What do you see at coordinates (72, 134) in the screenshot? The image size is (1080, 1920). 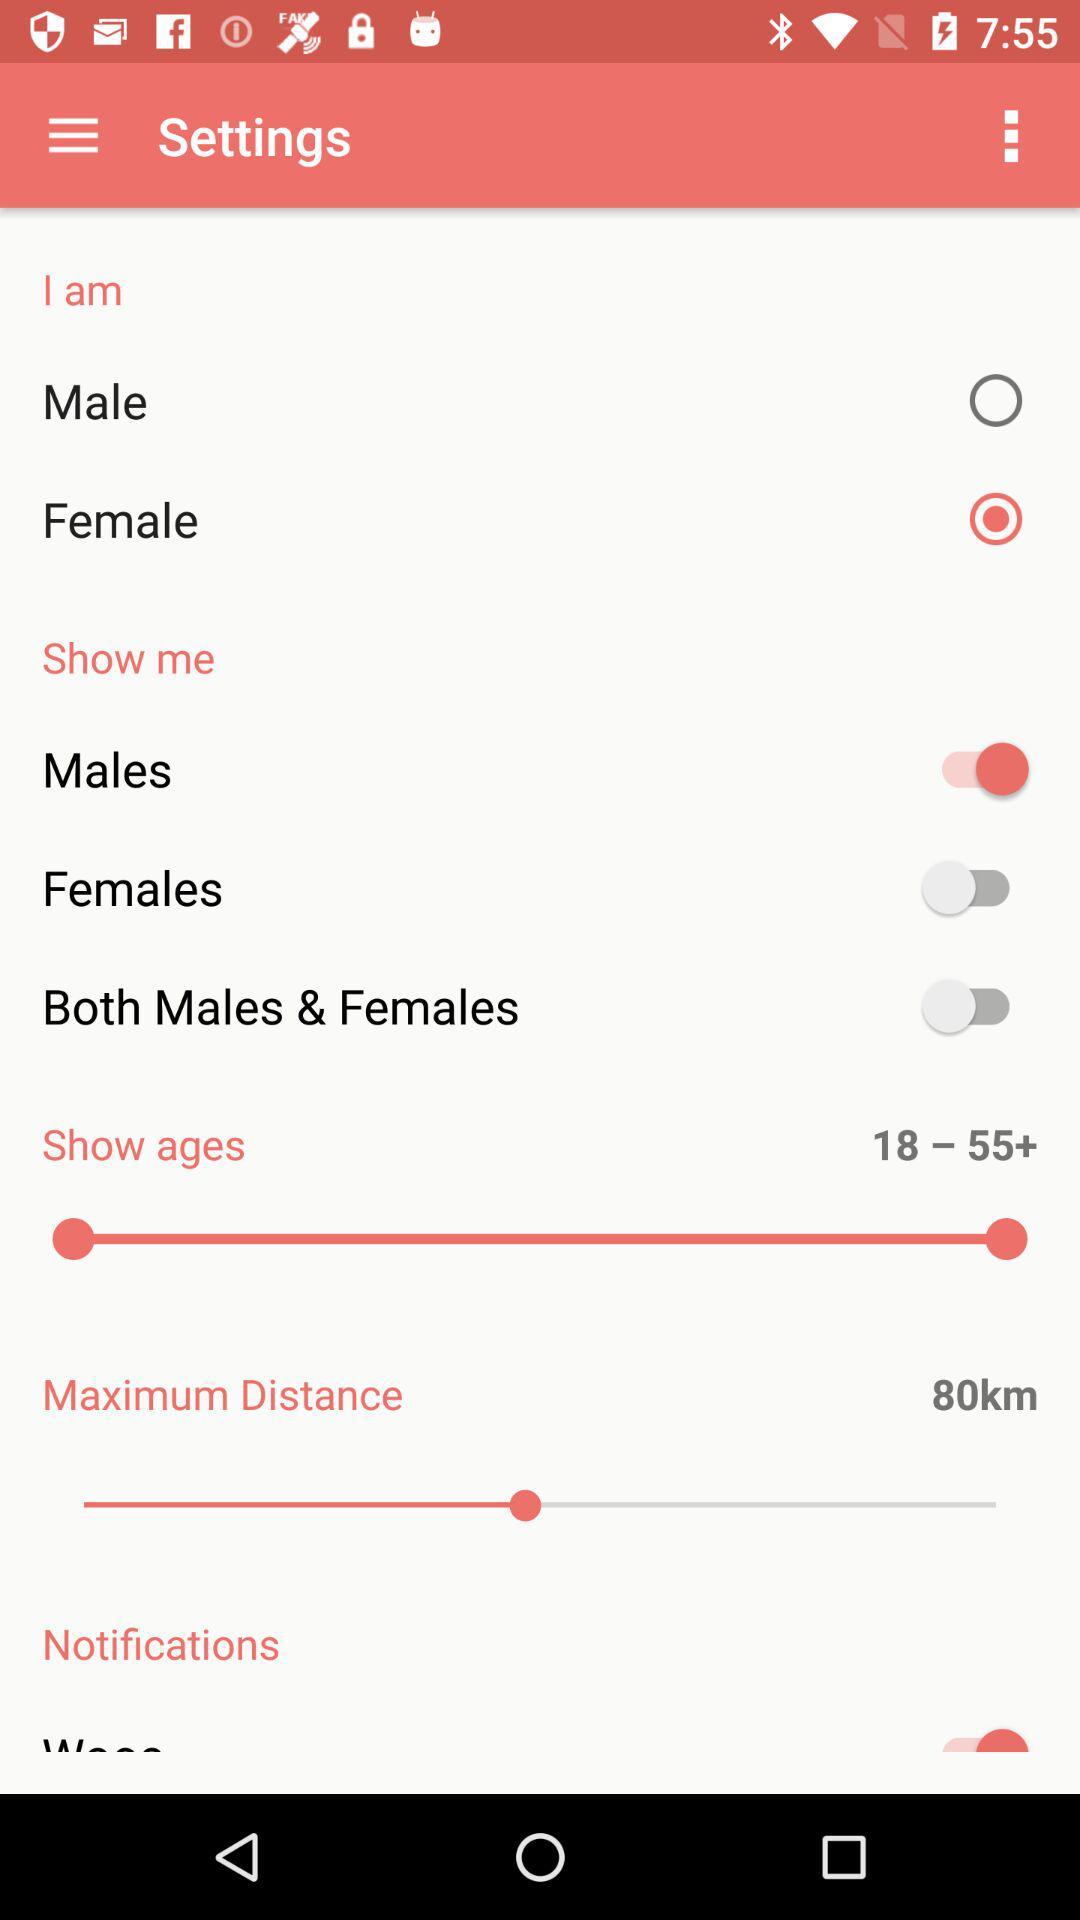 I see `app next to the settings` at bounding box center [72, 134].